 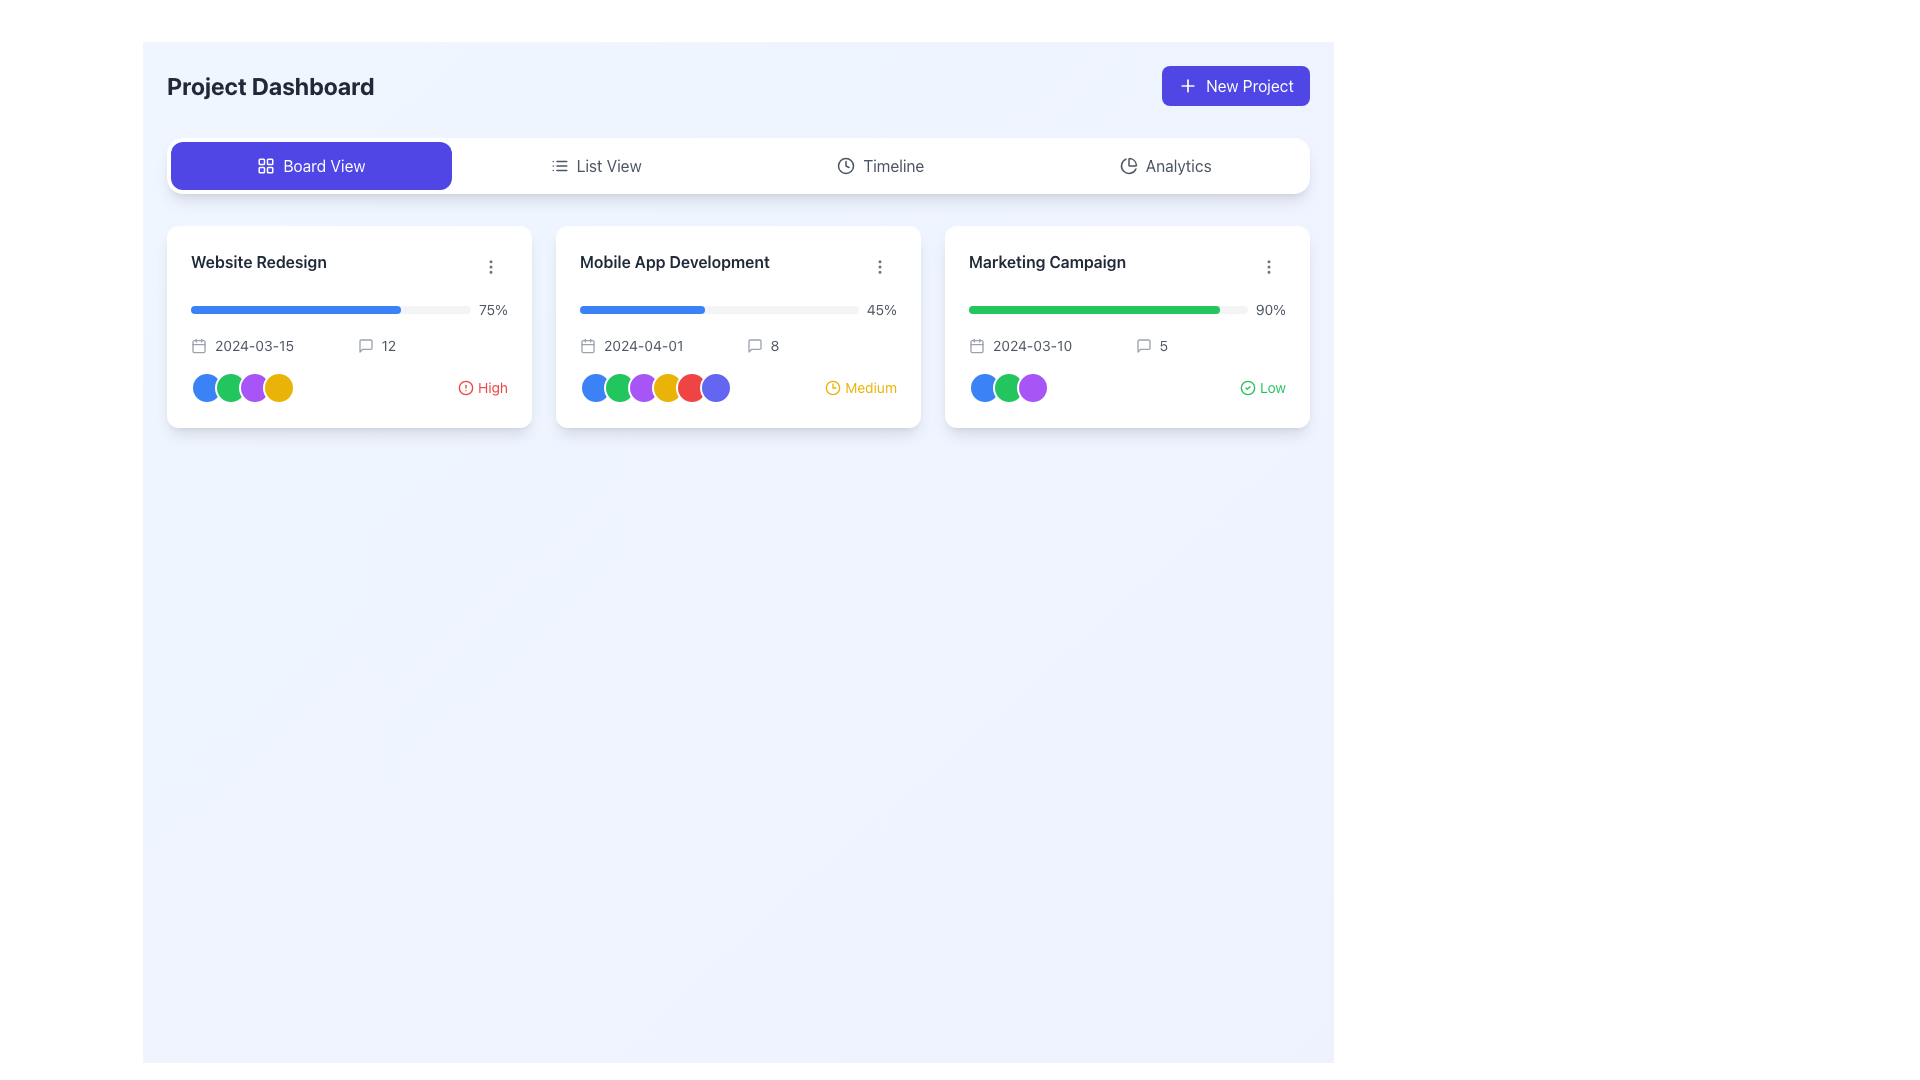 What do you see at coordinates (880, 164) in the screenshot?
I see `the 'Timeline' button, which is the third button in a row of four` at bounding box center [880, 164].